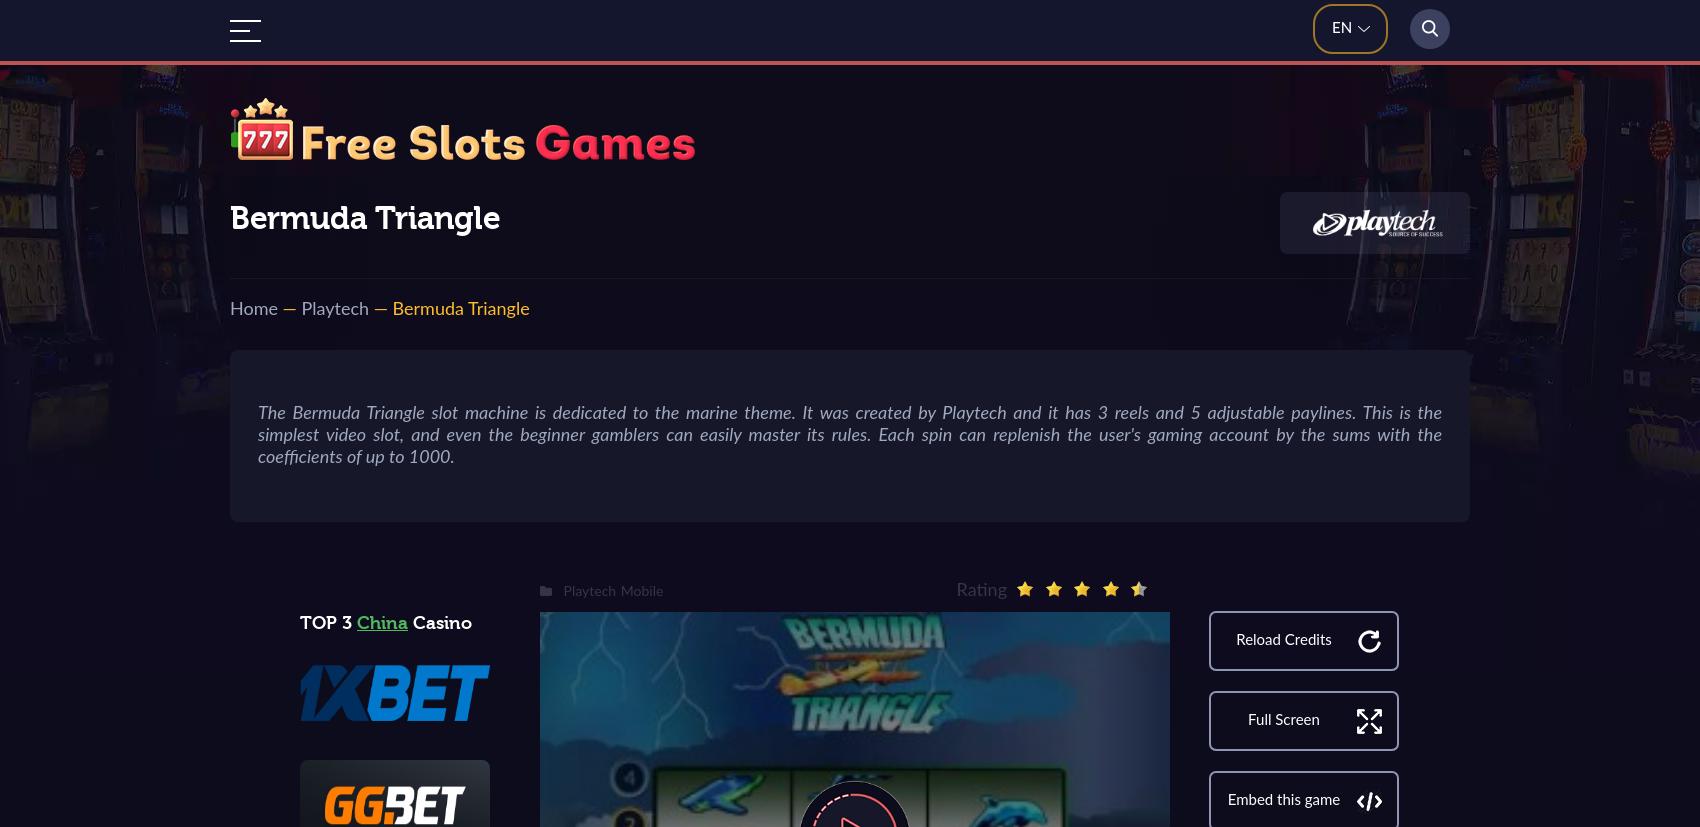  Describe the element at coordinates (1283, 720) in the screenshot. I see `'Full
Screen'` at that location.